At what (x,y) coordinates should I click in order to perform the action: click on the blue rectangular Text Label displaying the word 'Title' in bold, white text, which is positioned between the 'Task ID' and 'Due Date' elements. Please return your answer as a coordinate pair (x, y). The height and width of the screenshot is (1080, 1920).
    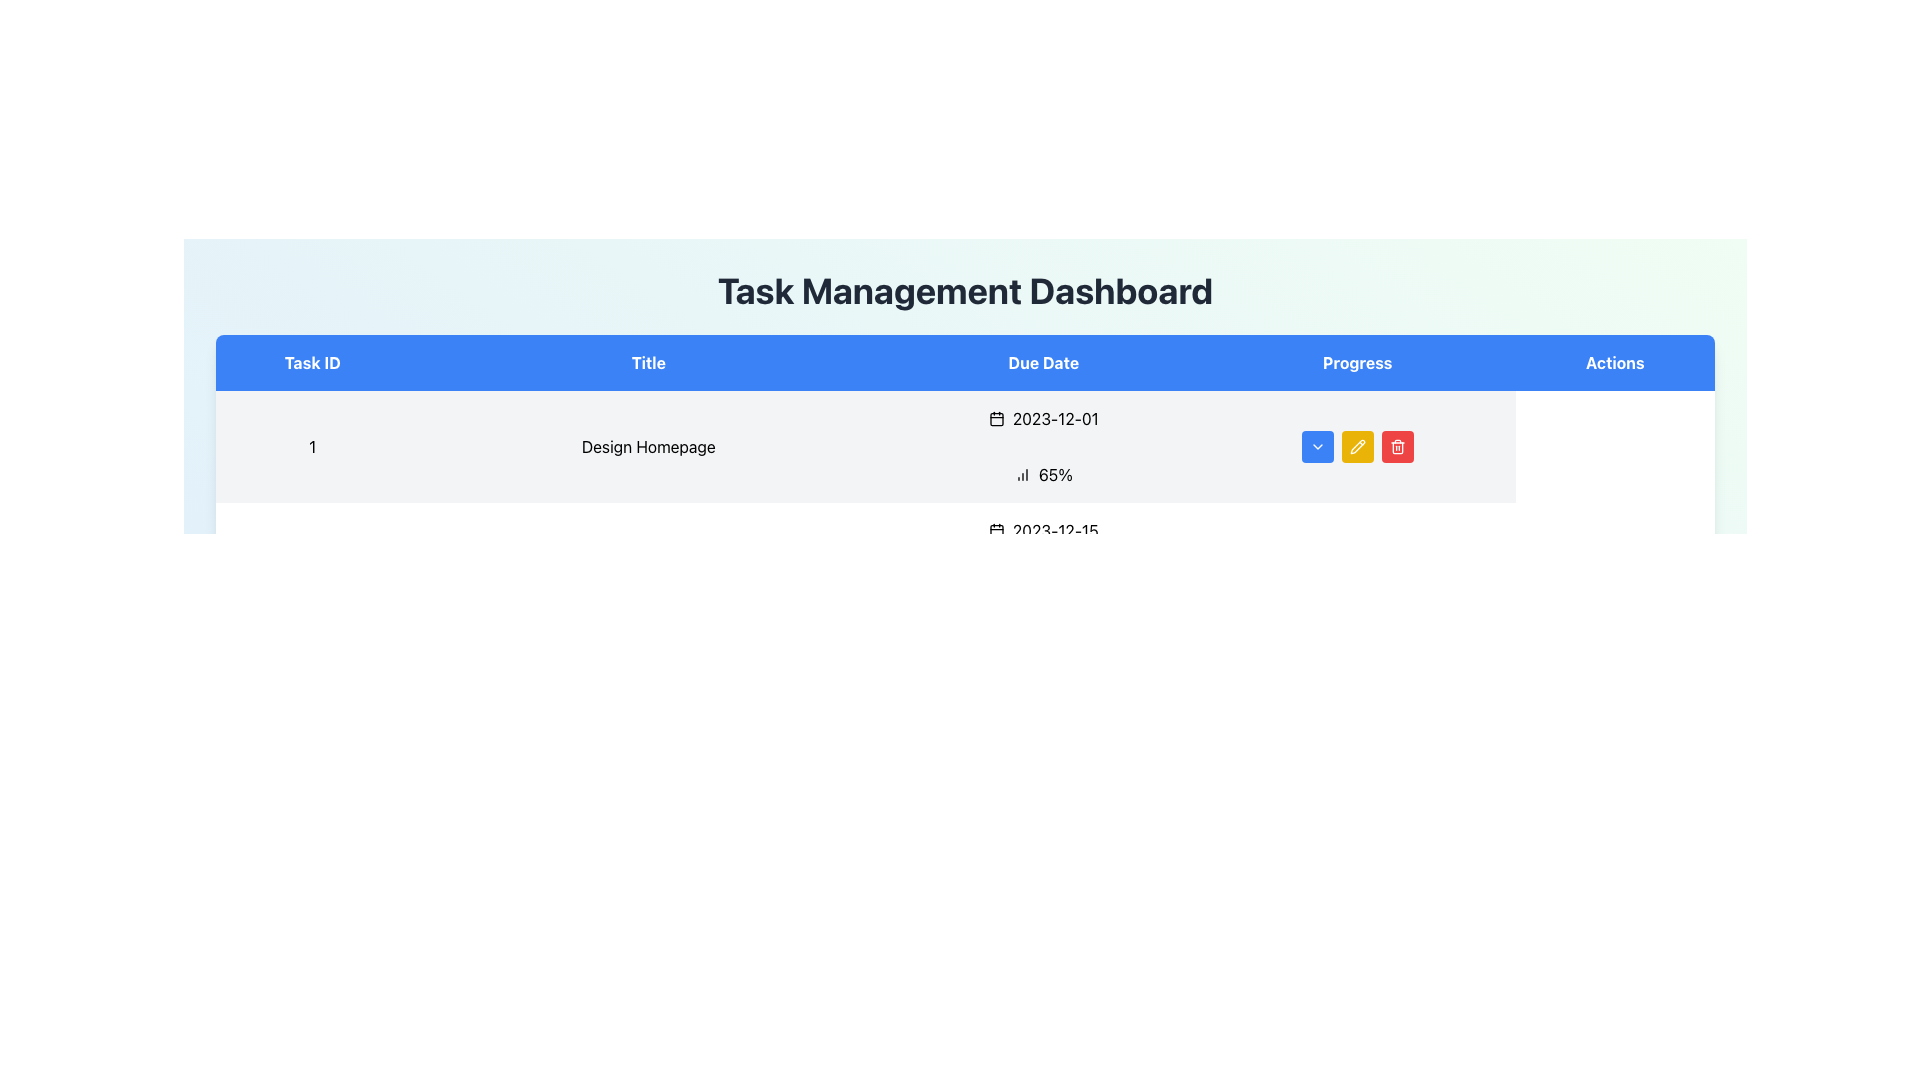
    Looking at the image, I should click on (648, 362).